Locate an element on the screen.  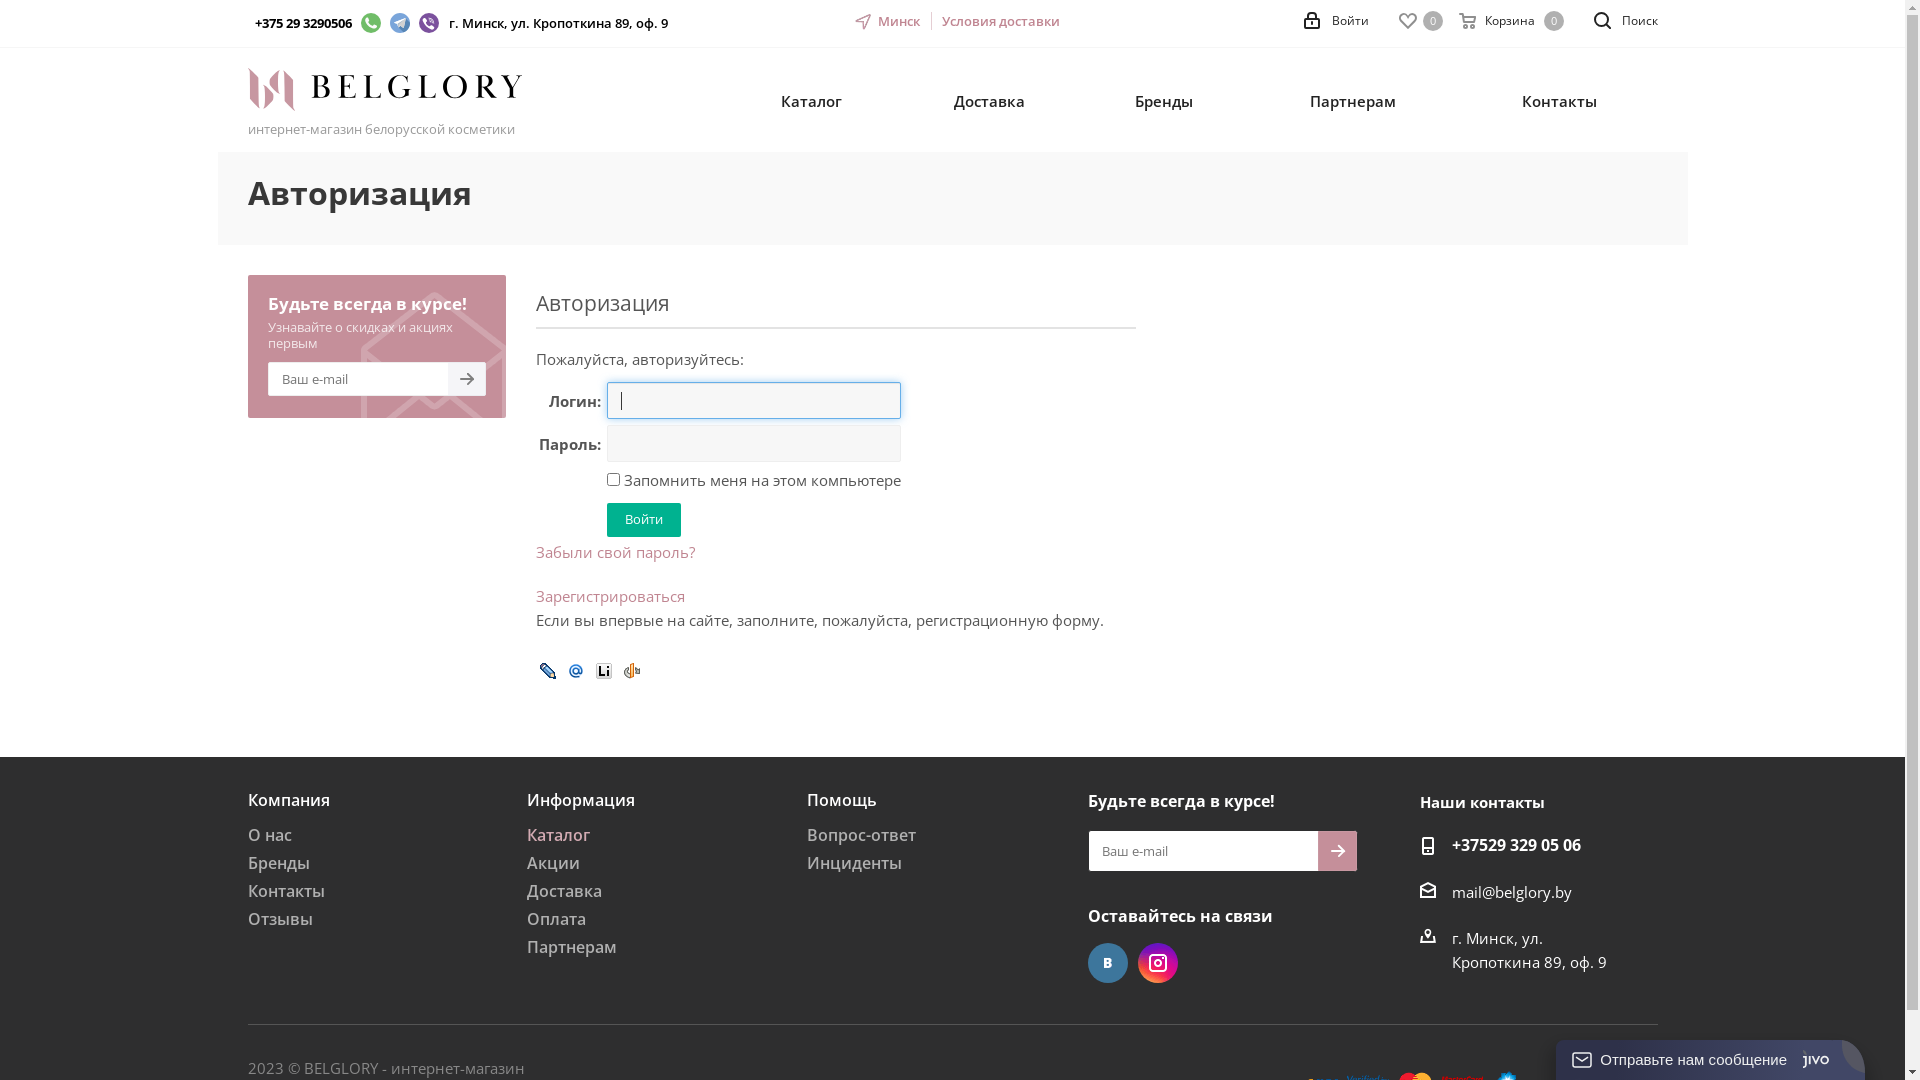
'OpenID' is located at coordinates (629, 669).